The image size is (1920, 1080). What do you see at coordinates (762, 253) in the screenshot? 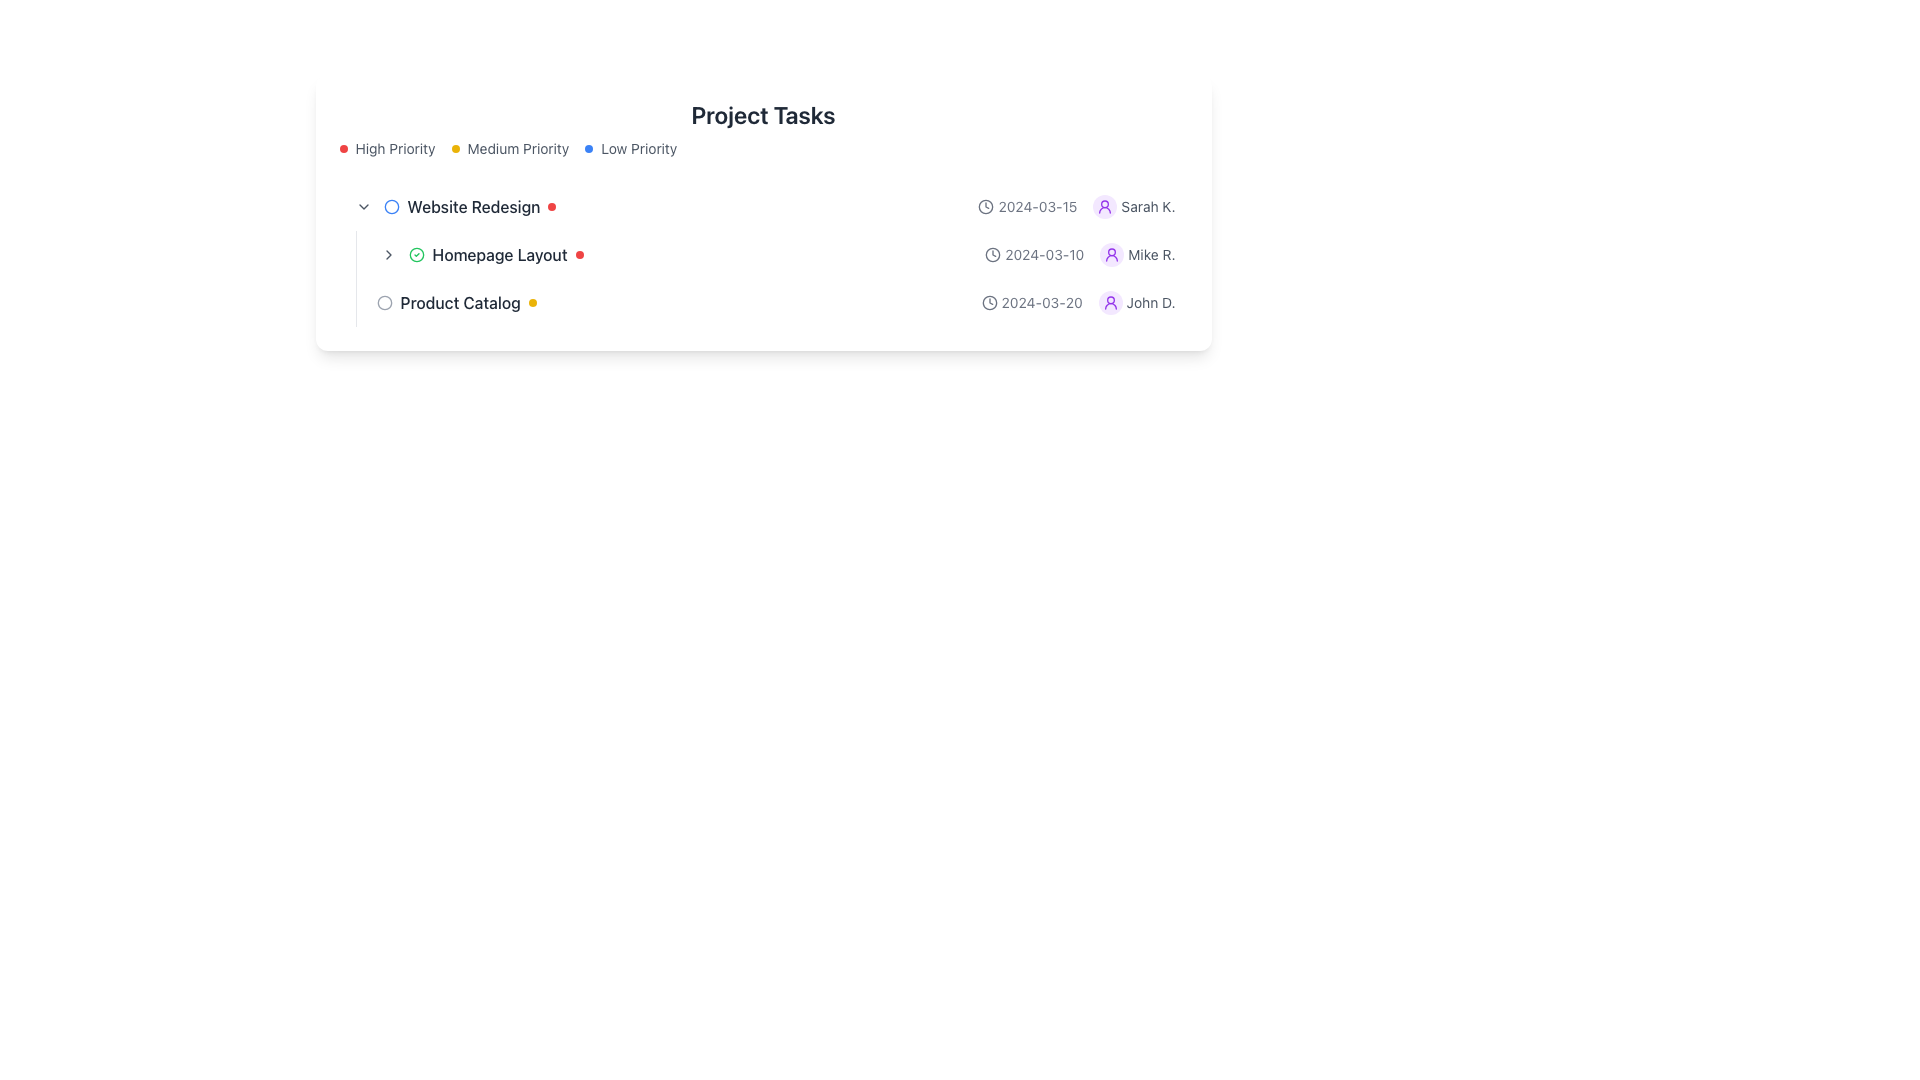
I see `tasks` at bounding box center [762, 253].